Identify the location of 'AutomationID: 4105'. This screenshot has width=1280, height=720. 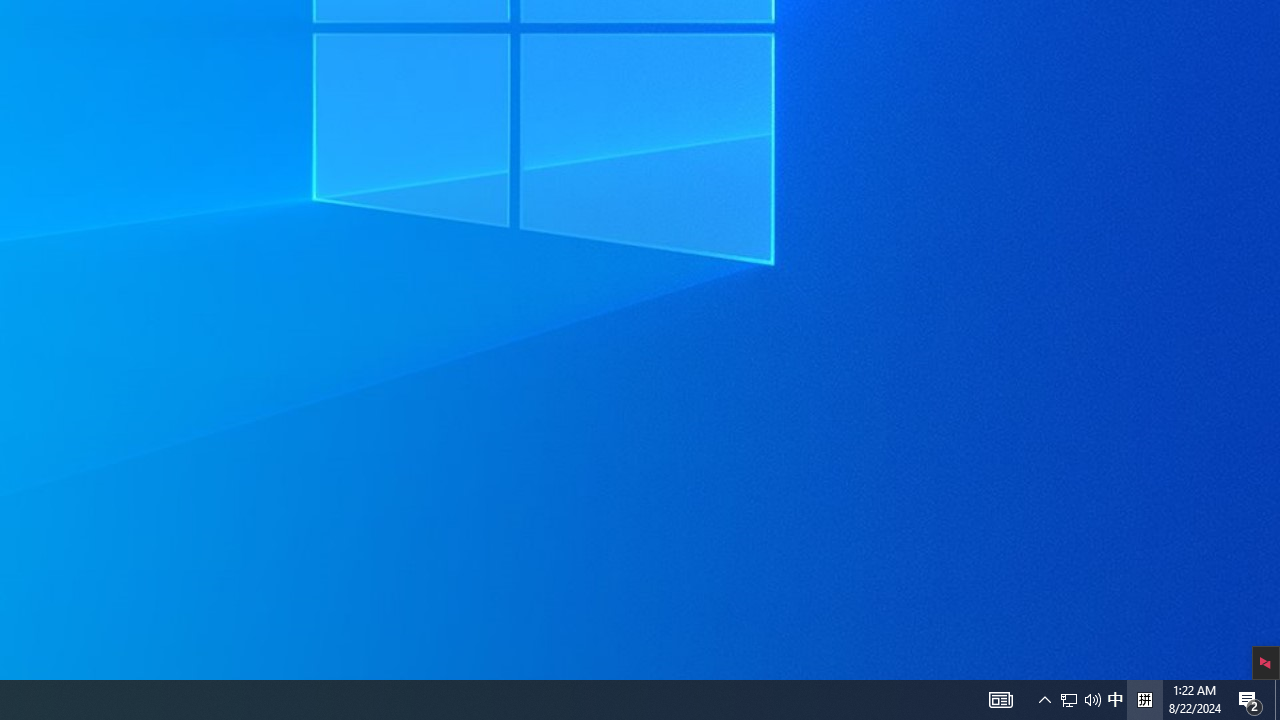
(1044, 698).